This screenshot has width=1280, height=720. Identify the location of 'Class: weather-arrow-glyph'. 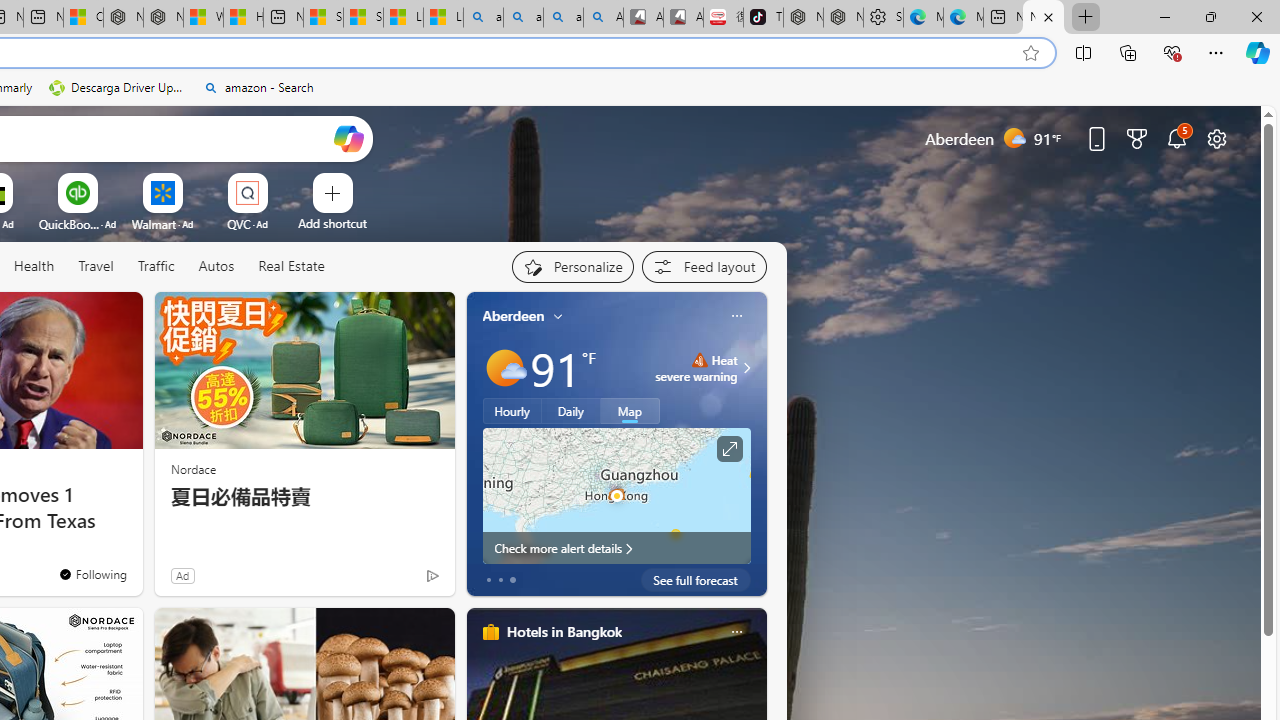
(745, 367).